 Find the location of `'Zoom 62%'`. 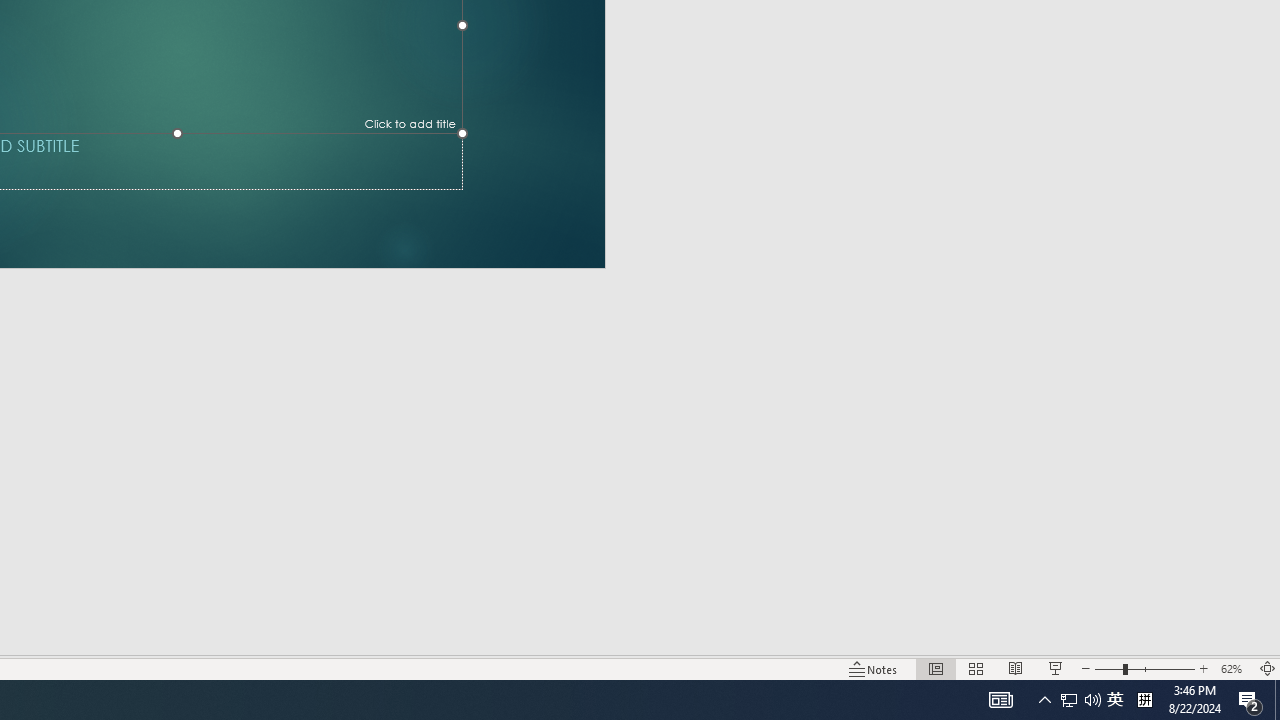

'Zoom 62%' is located at coordinates (1233, 669).